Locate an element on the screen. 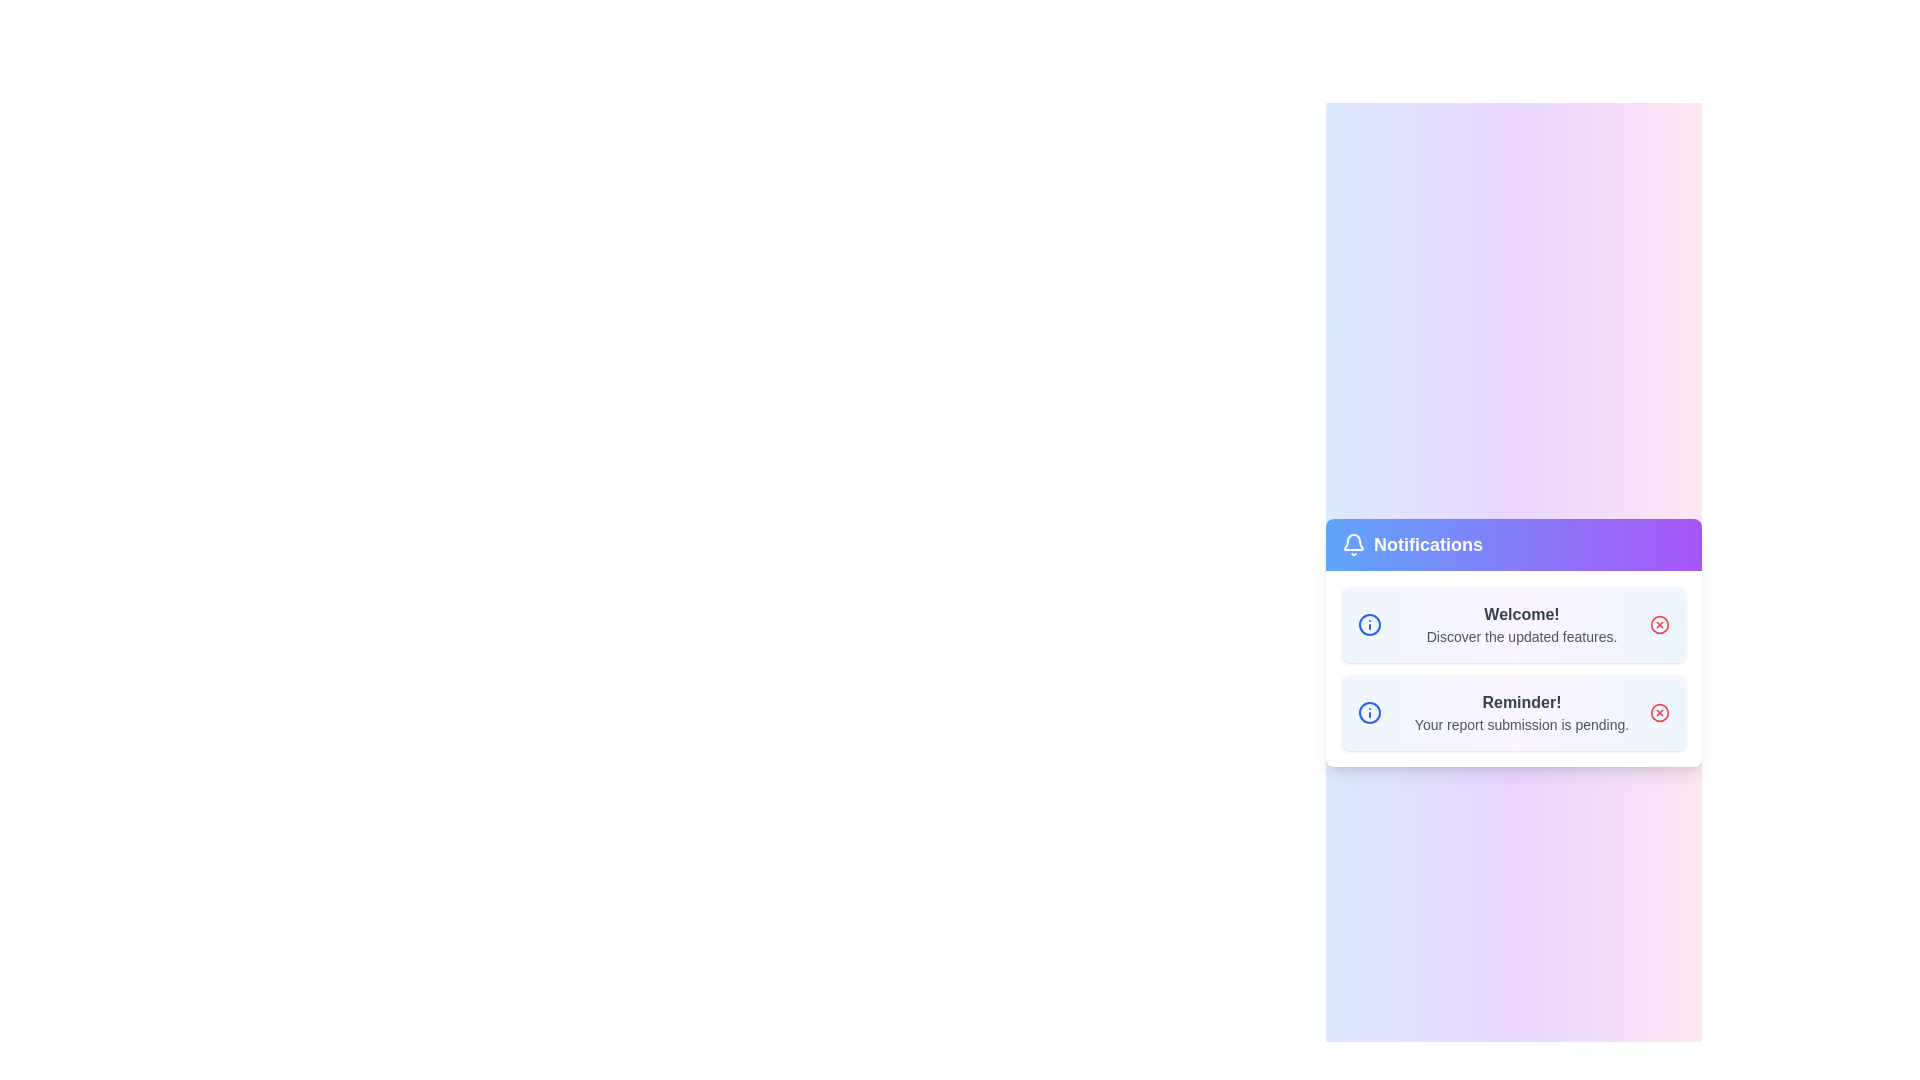 The image size is (1920, 1080). the notification text block reminding the user to submit a report, which is the second notification in the list of notifications is located at coordinates (1520, 712).